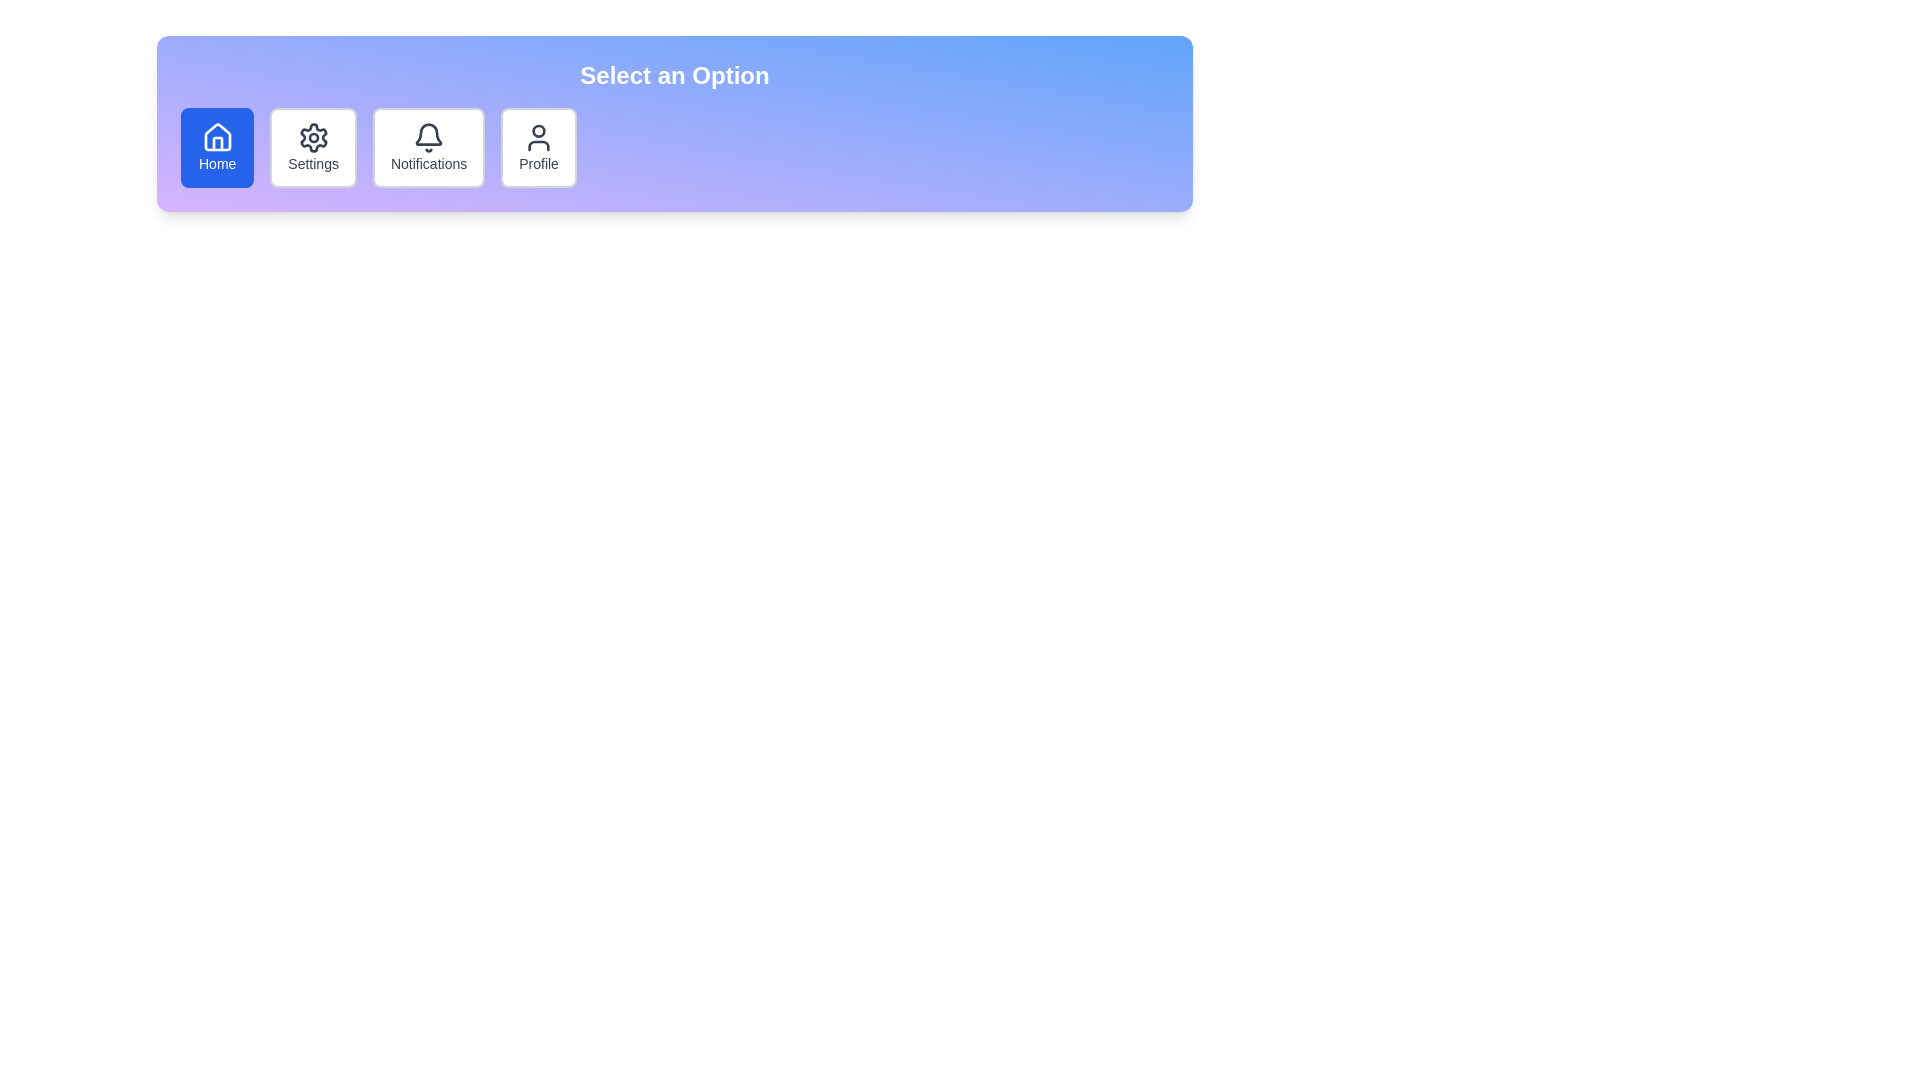 This screenshot has height=1080, width=1920. Describe the element at coordinates (539, 146) in the screenshot. I see `the fourth button in the horizontal series` at that location.